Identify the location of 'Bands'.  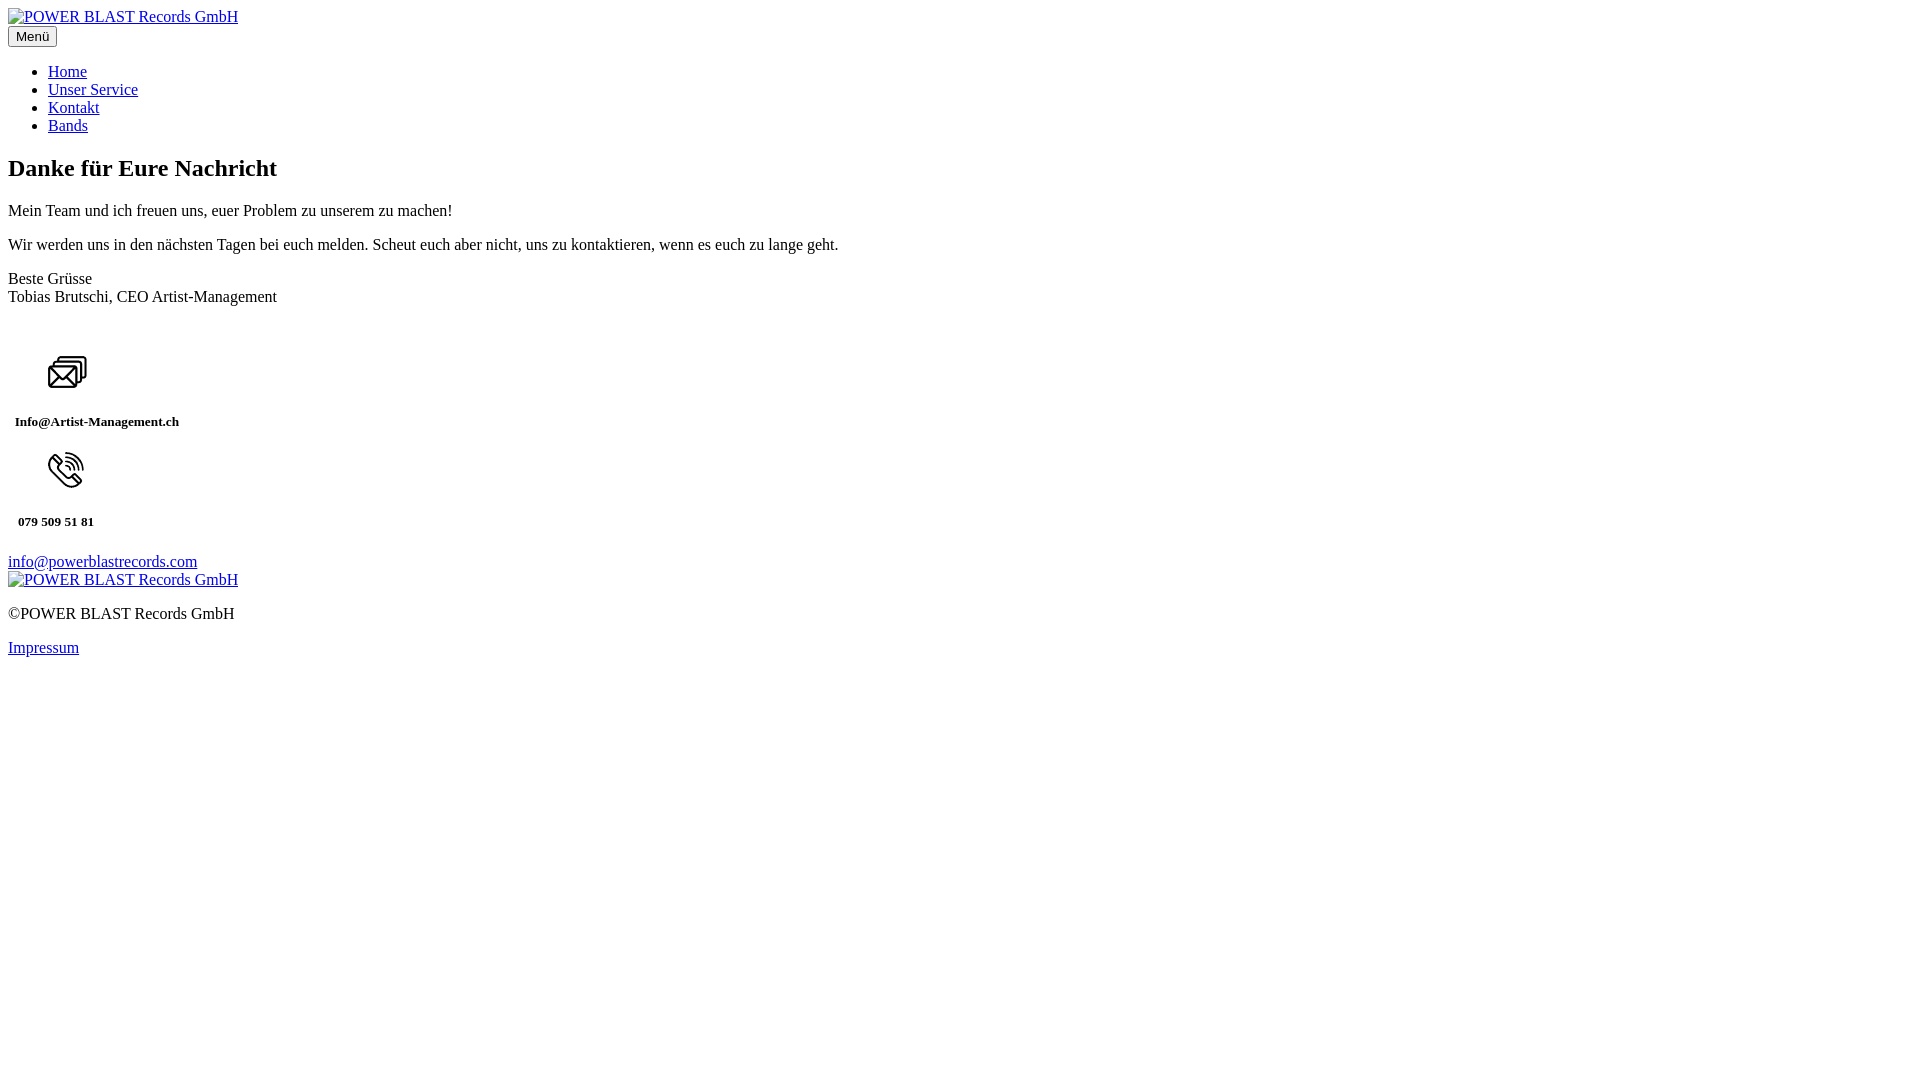
(48, 125).